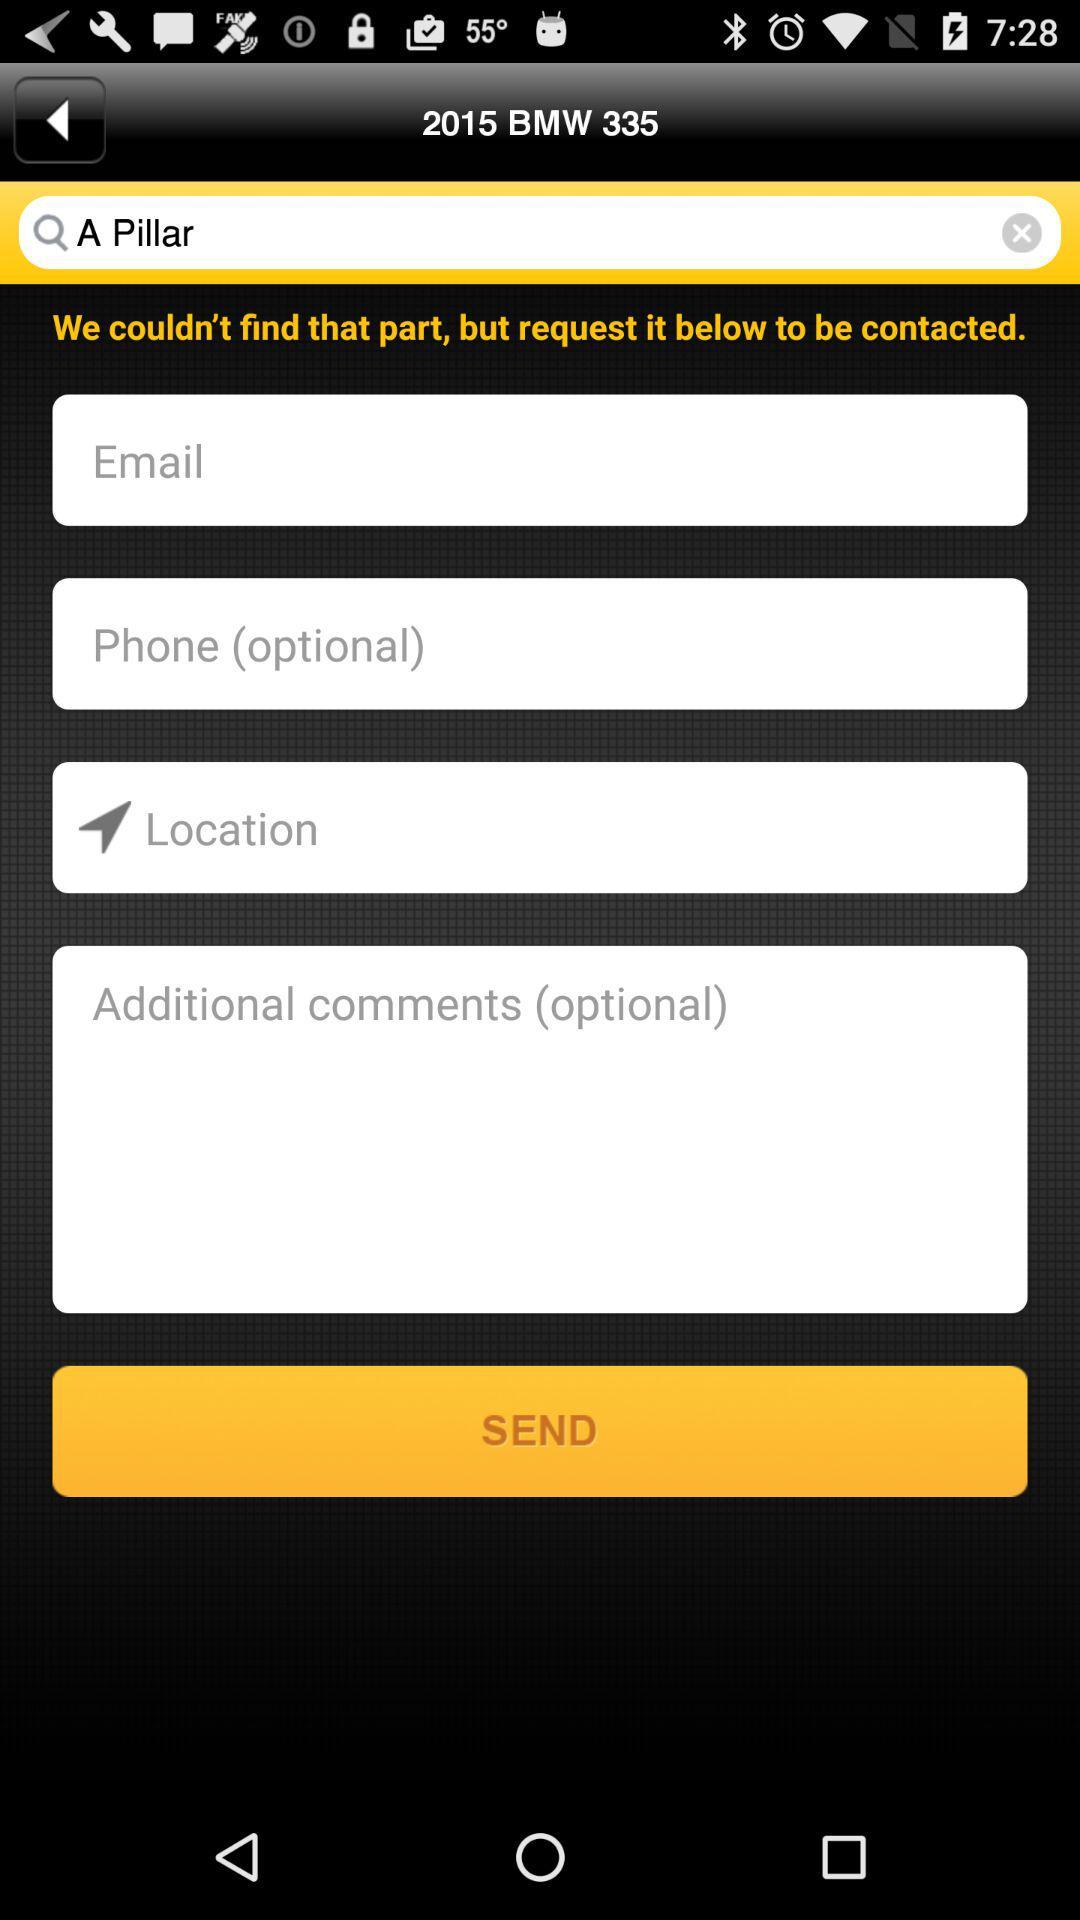 The image size is (1080, 1920). I want to click on the item above we couldn t icon, so click(540, 232).